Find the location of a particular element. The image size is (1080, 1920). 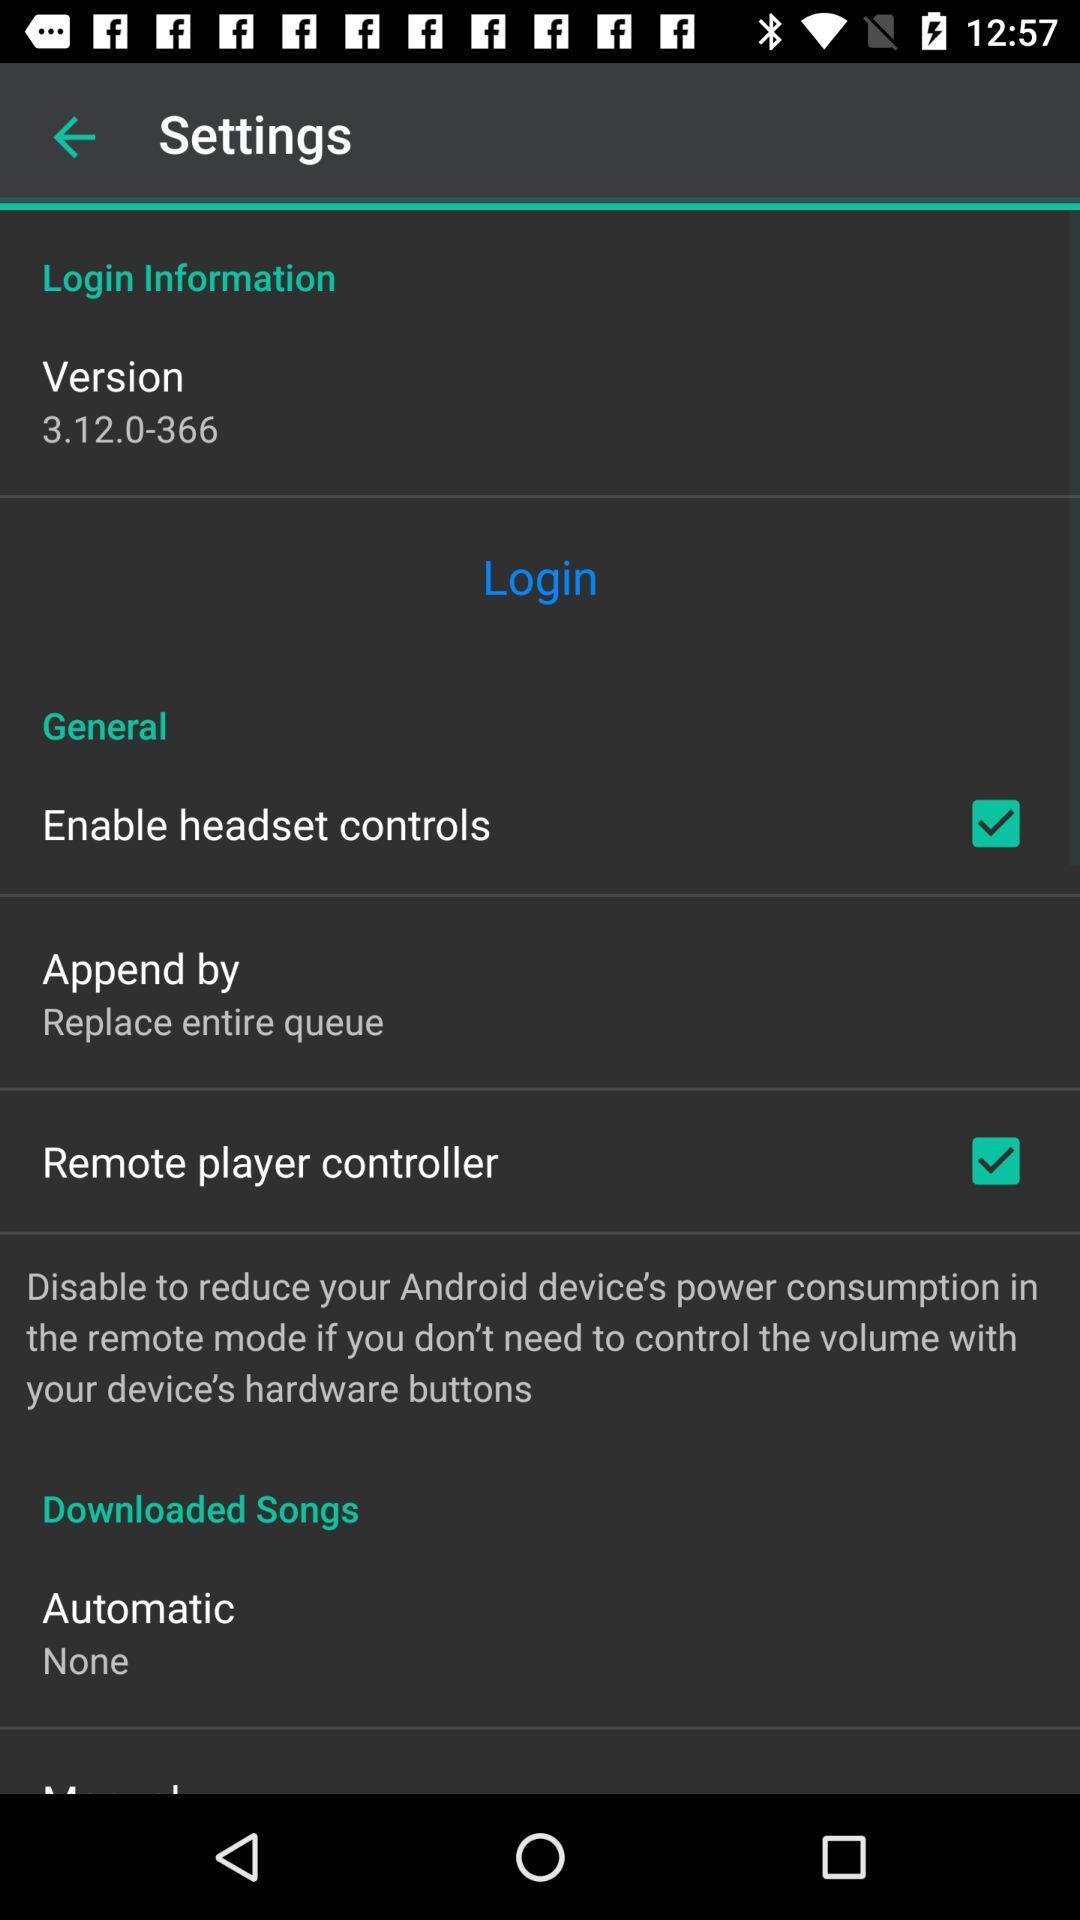

3 12 0 is located at coordinates (130, 427).